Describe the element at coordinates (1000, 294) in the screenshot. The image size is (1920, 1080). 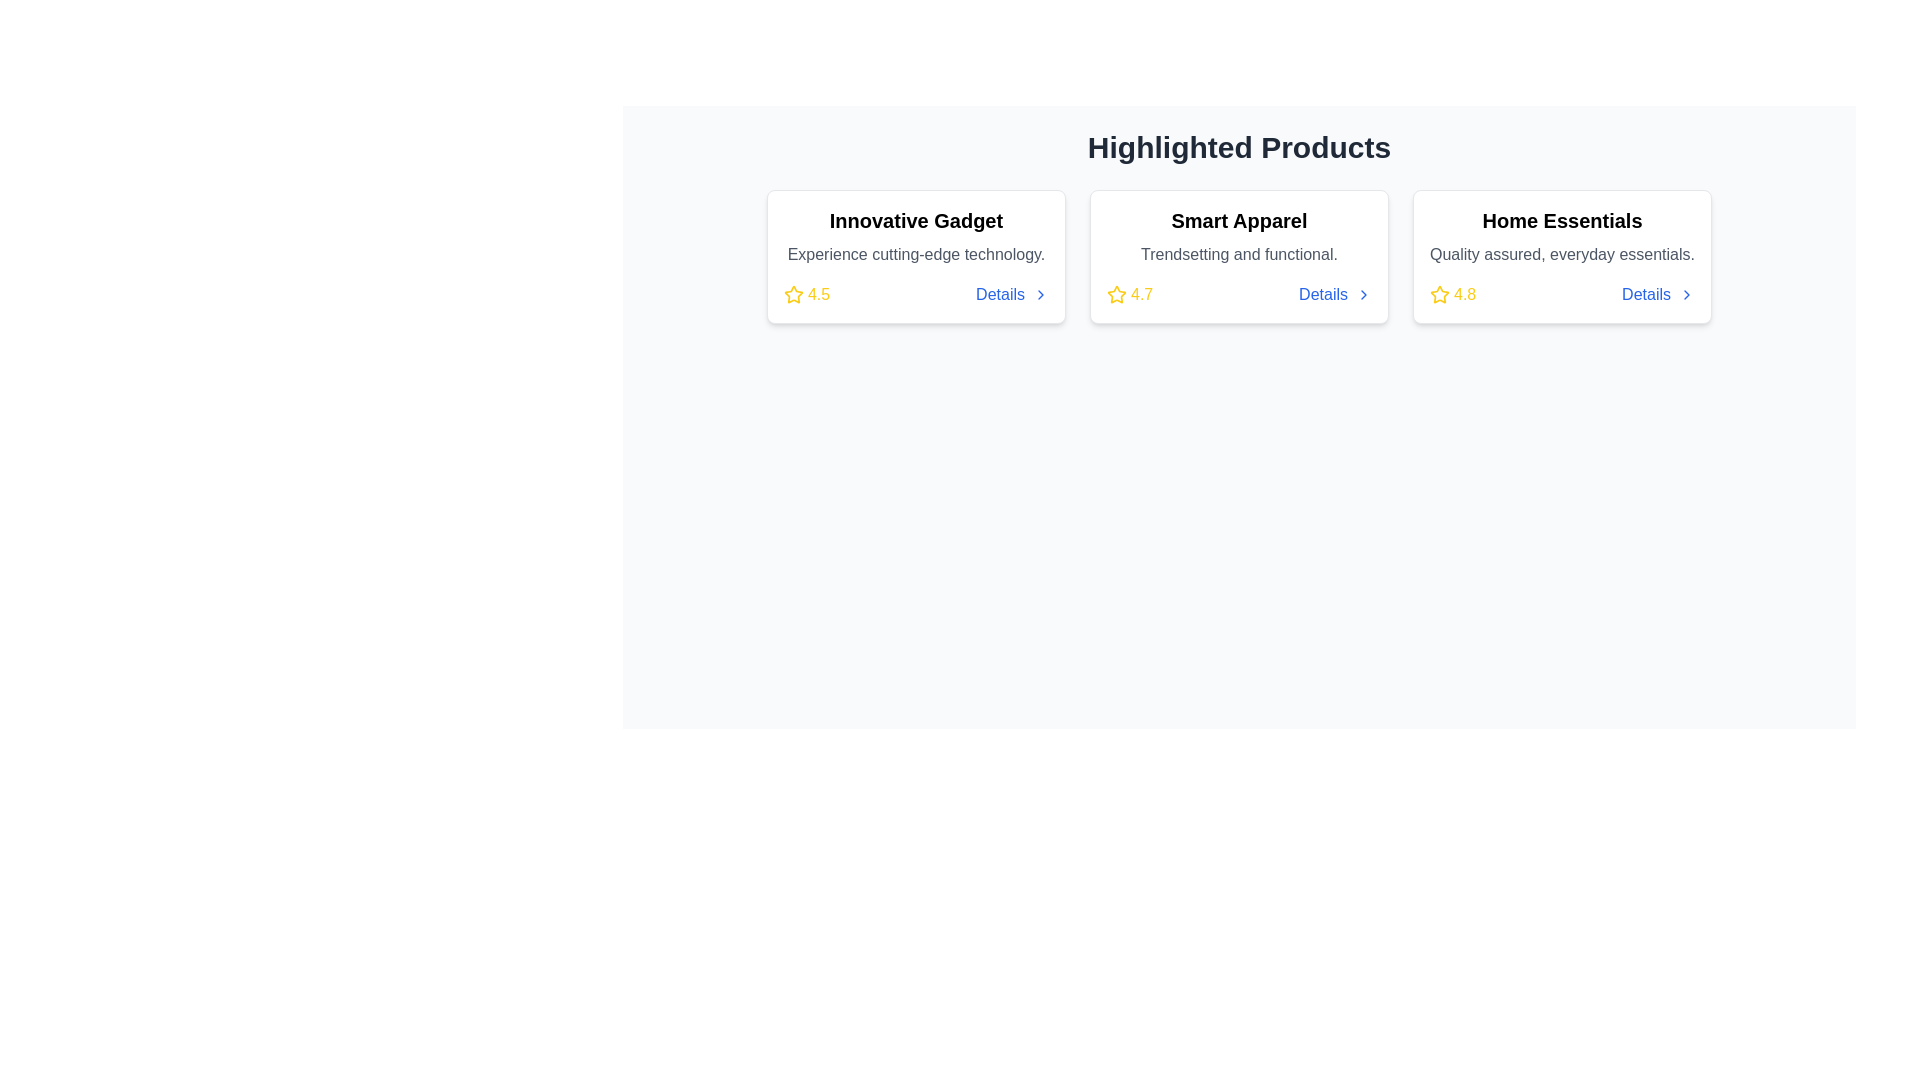
I see `the text label displaying 'Details' styled in blue, which is located in the 'Innovative Gadget' card, below the rating and next to a rightward-pointing arrow icon` at that location.